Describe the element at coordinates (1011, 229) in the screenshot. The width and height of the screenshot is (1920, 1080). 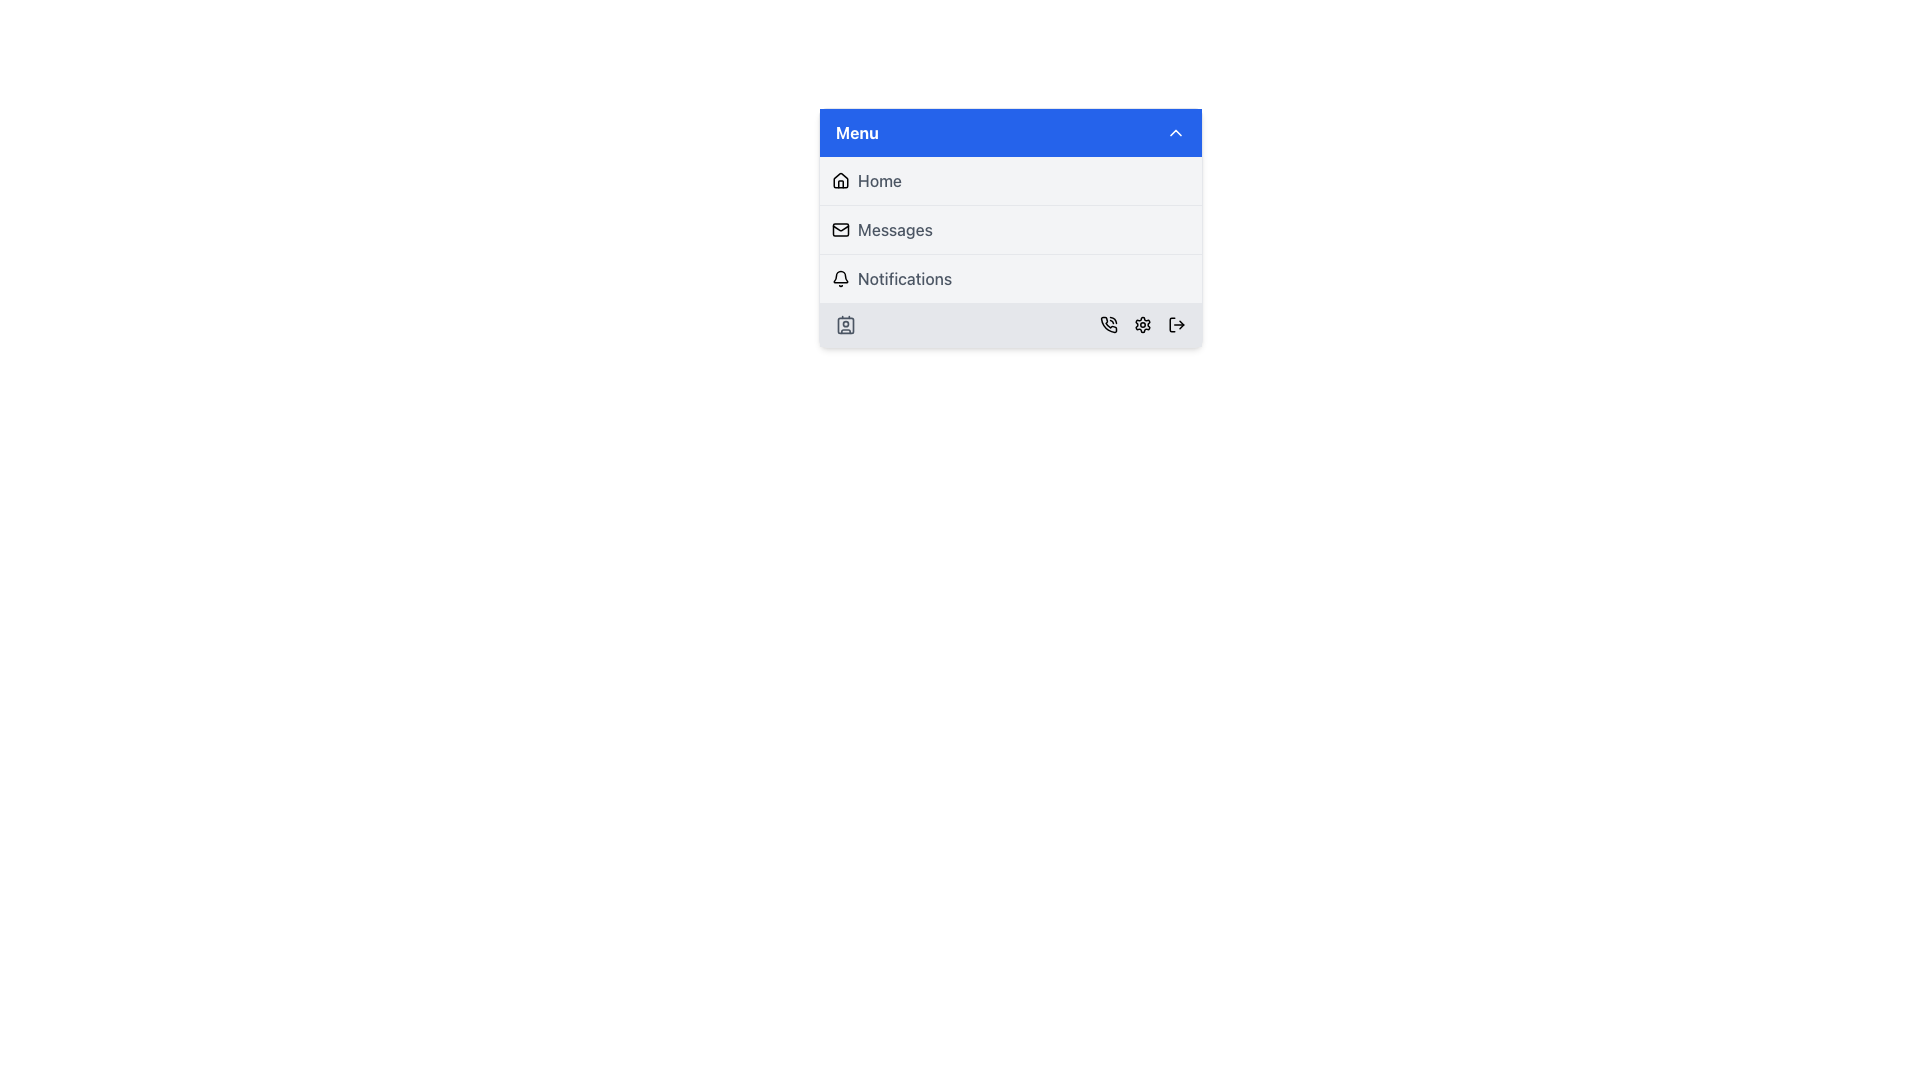
I see `the Menu Item that allows users` at that location.